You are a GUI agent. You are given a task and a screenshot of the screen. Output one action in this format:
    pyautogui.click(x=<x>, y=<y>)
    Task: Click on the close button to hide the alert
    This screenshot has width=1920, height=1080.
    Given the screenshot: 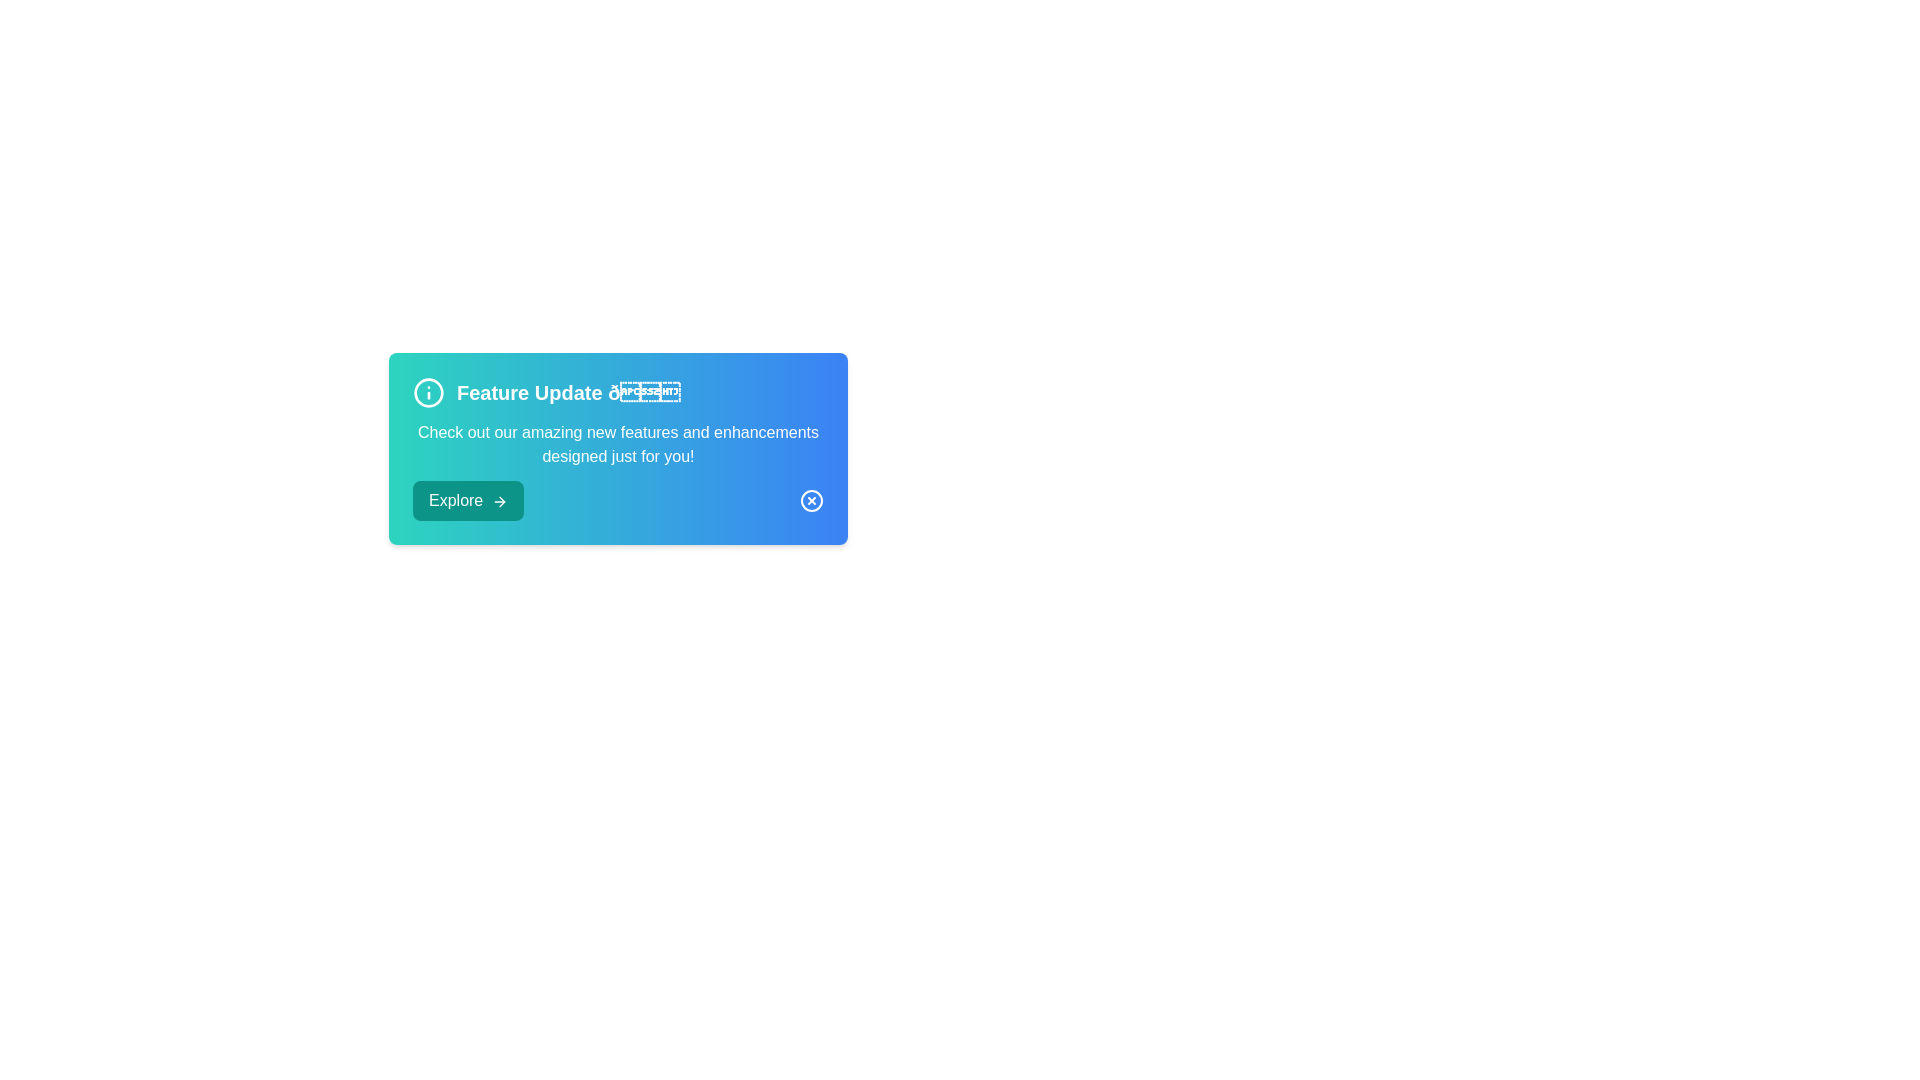 What is the action you would take?
    pyautogui.click(x=811, y=500)
    